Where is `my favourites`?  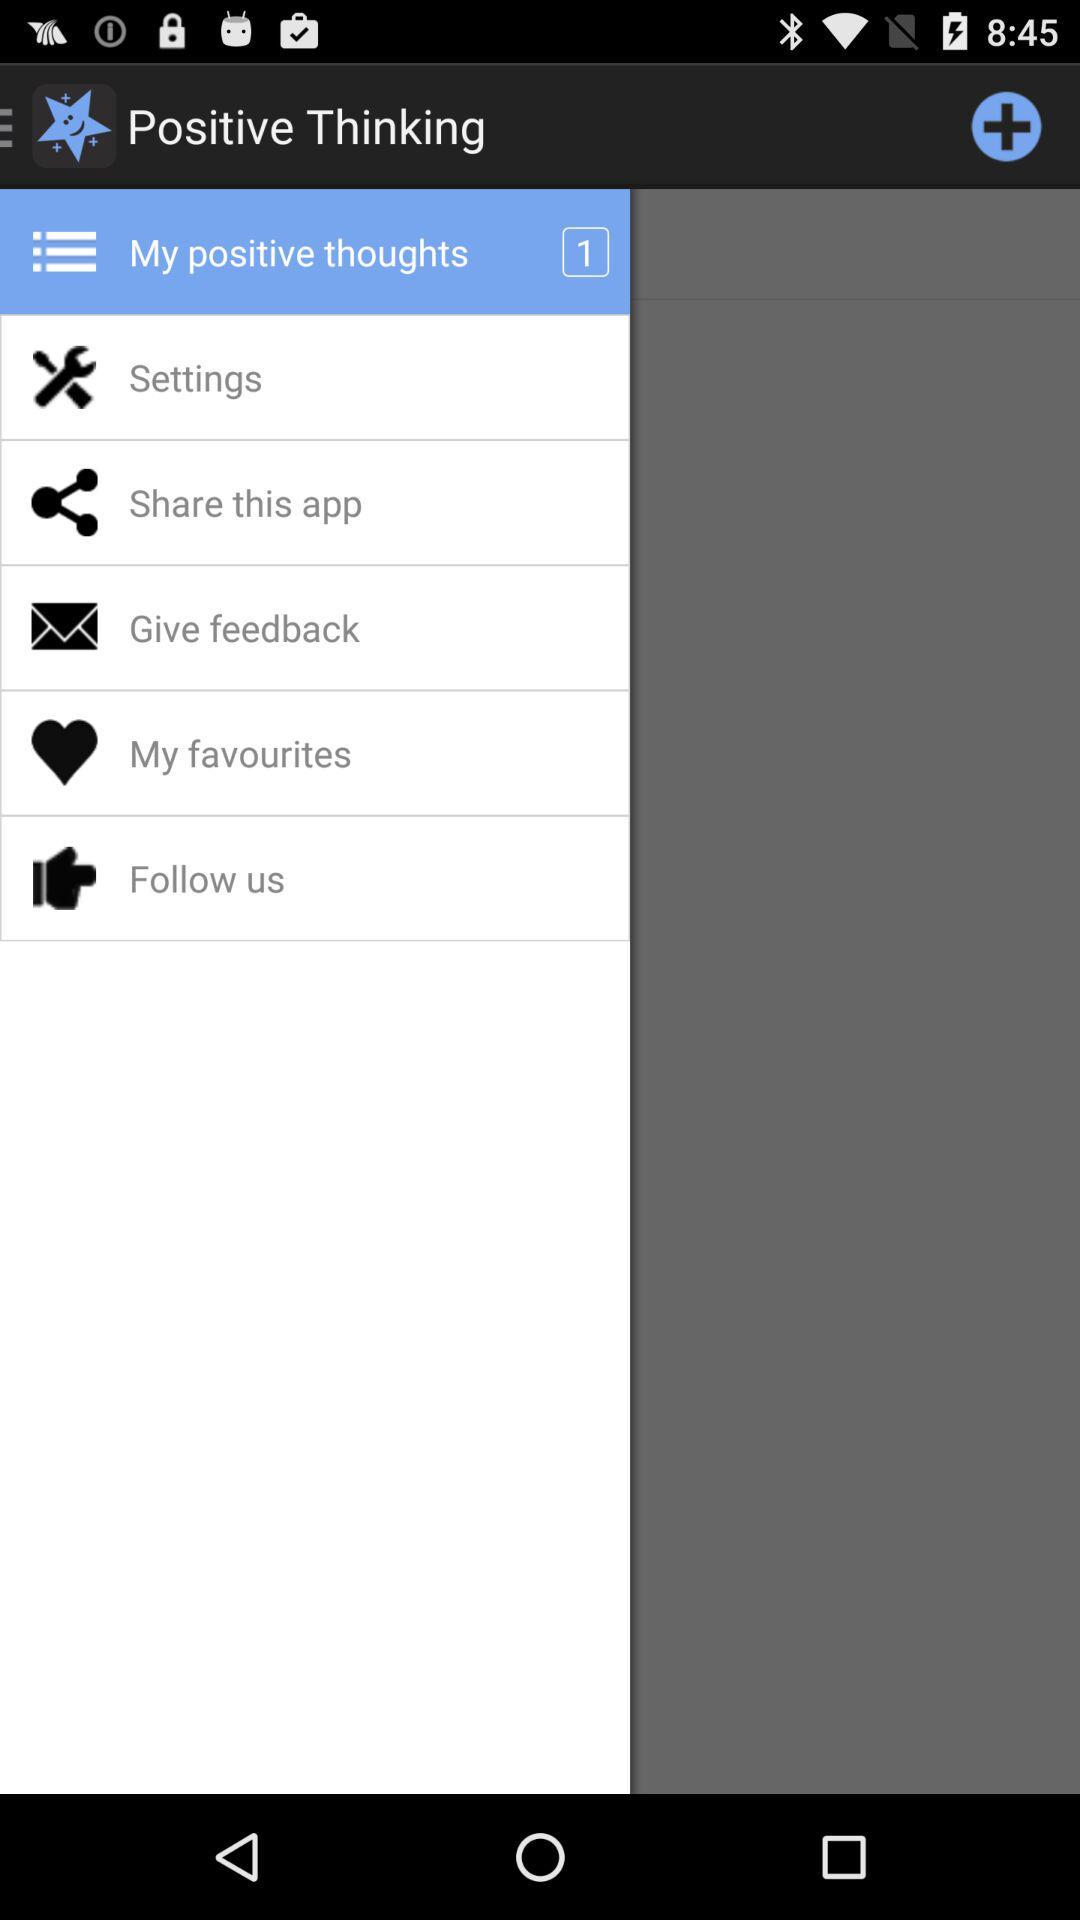
my favourites is located at coordinates (292, 752).